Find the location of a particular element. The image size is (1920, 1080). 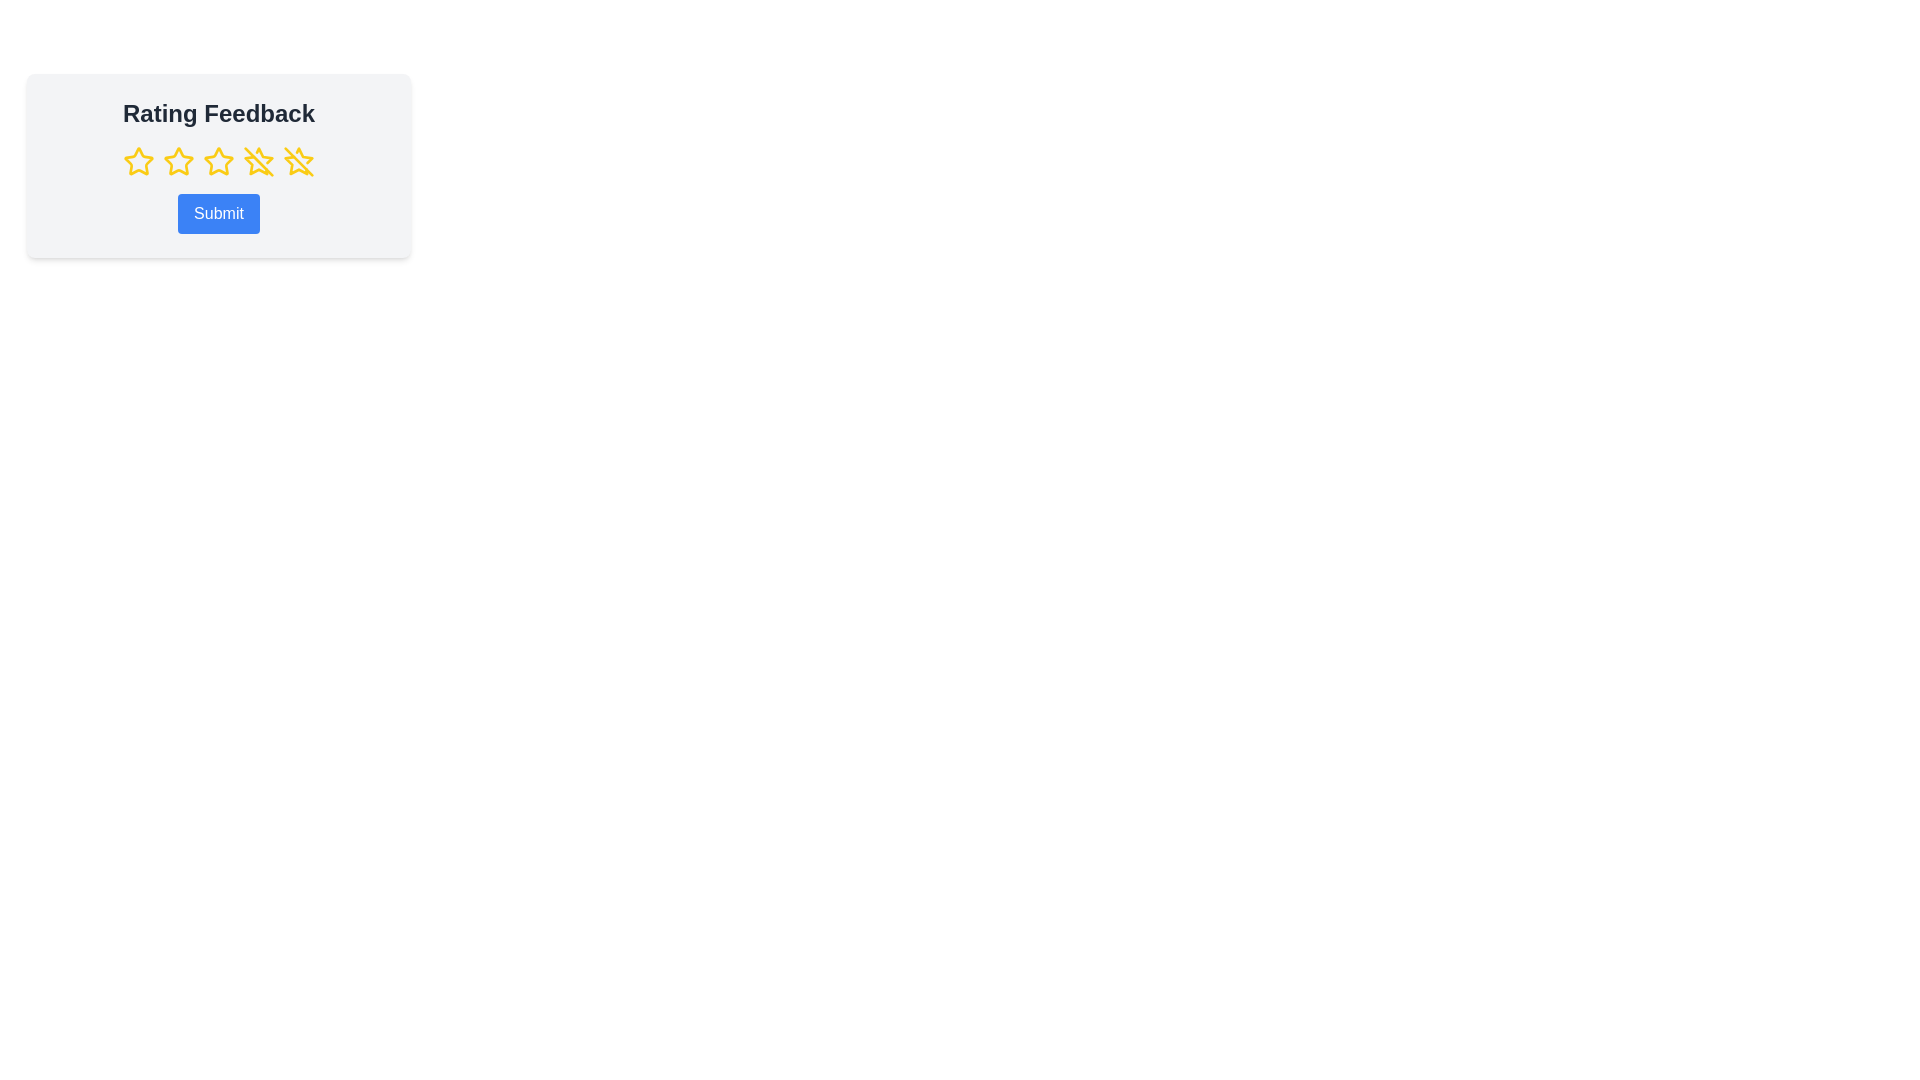

the second star-shaped rating icon with a yellow outline in a horizontal arrangement of five stars is located at coordinates (178, 160).